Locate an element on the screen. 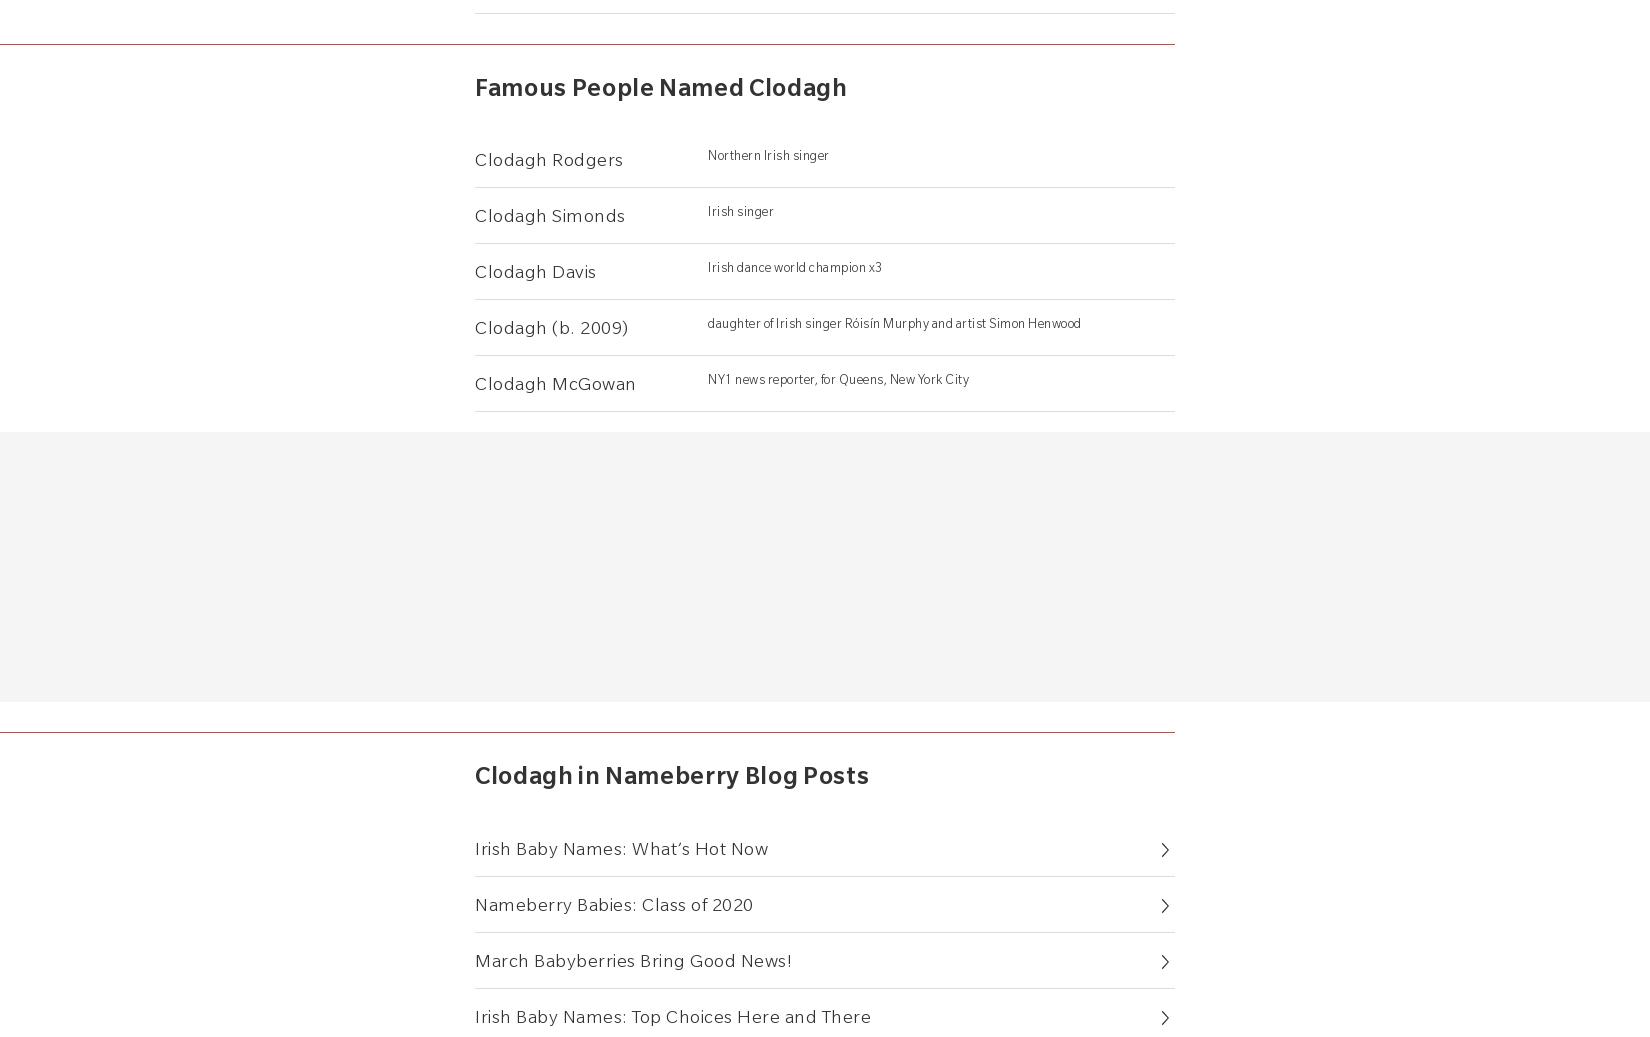 The width and height of the screenshot is (1650, 1037). 'daughter of Irish singer Róisín Murphy and artist Simon Henwood' is located at coordinates (894, 322).